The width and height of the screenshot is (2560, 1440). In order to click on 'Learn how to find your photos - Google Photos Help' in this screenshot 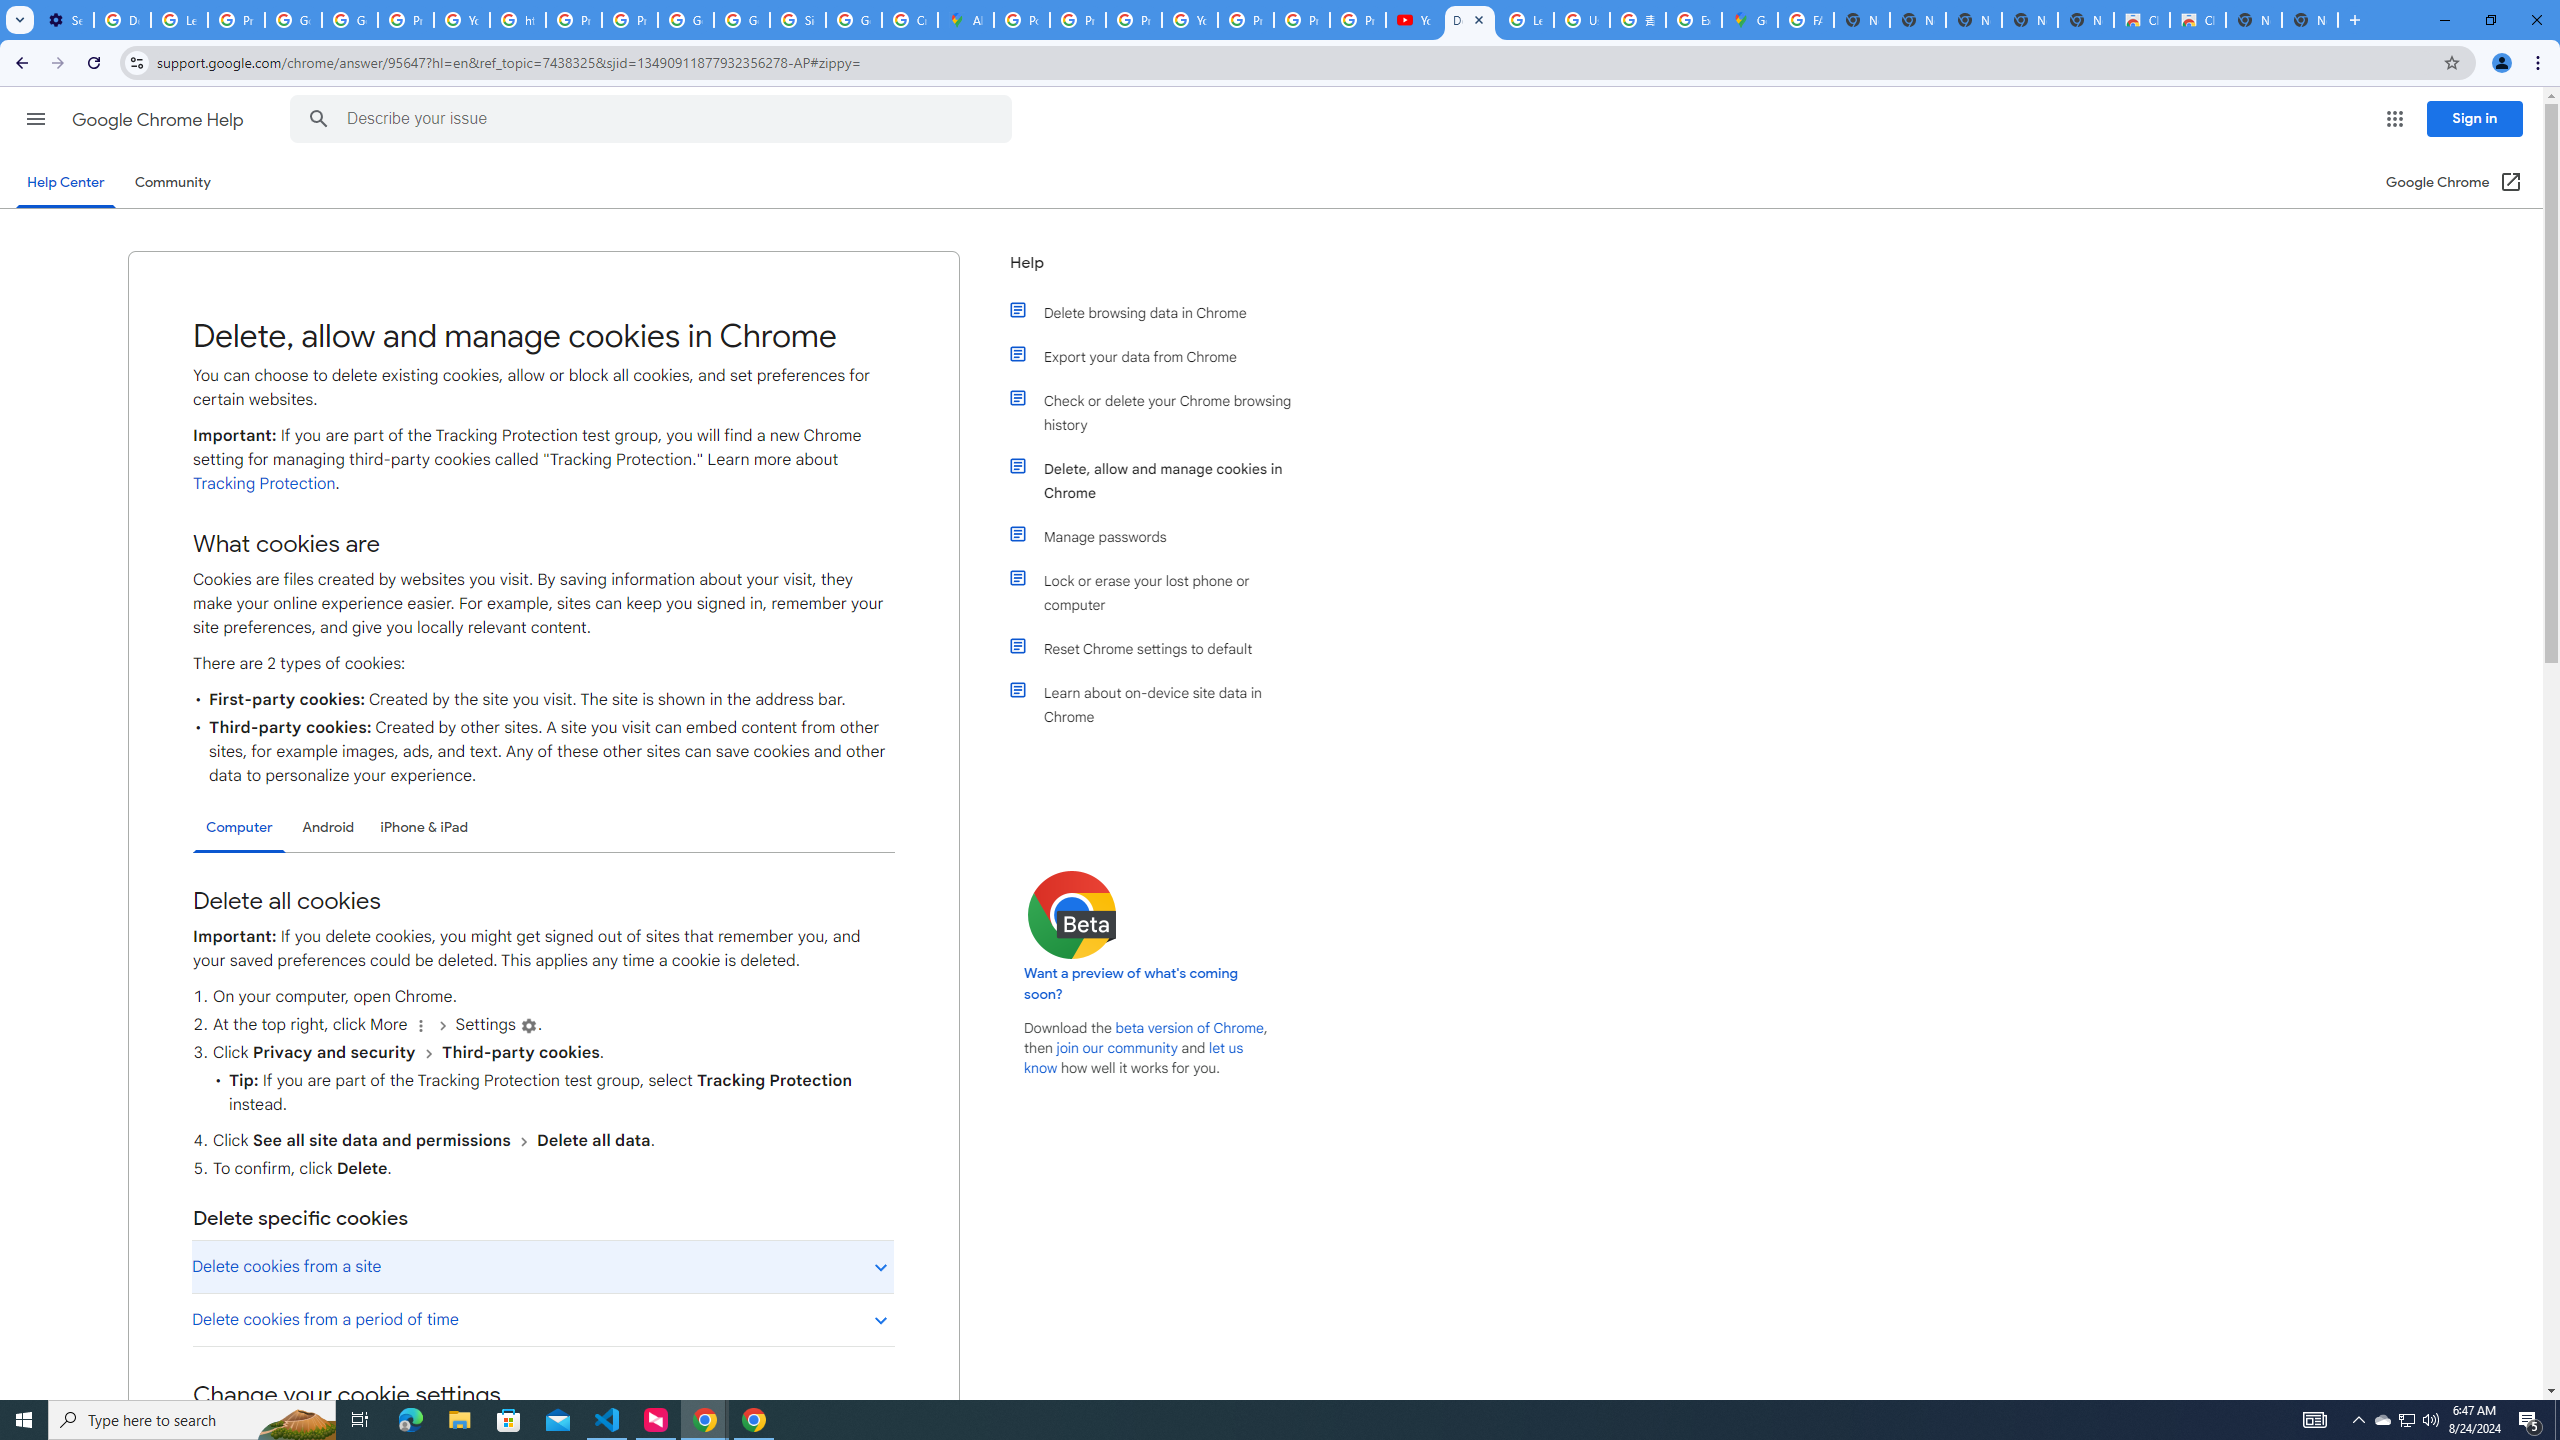, I will do `click(179, 19)`.